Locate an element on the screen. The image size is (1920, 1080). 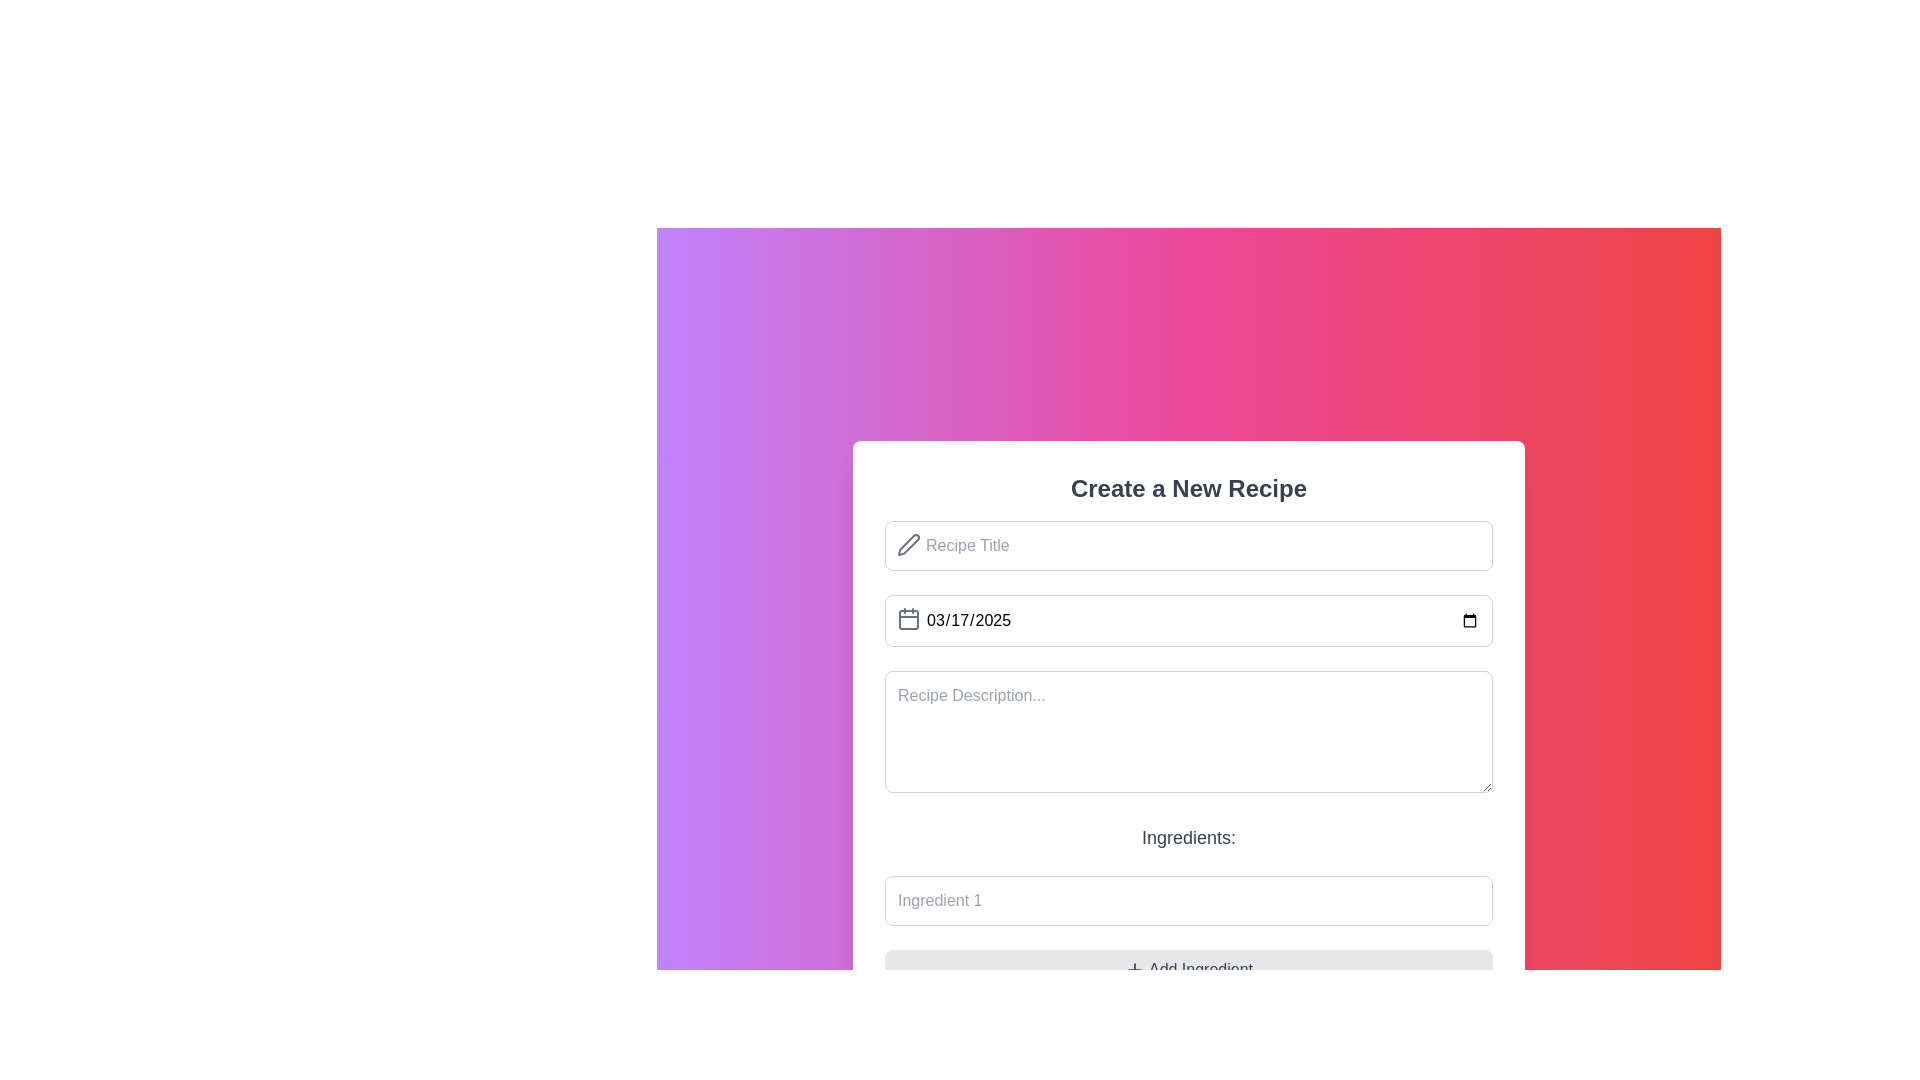
small rounded rectangle element of the calendar SVG icon located beside the date field labeled '03/17/2025' using debugging tools is located at coordinates (907, 619).